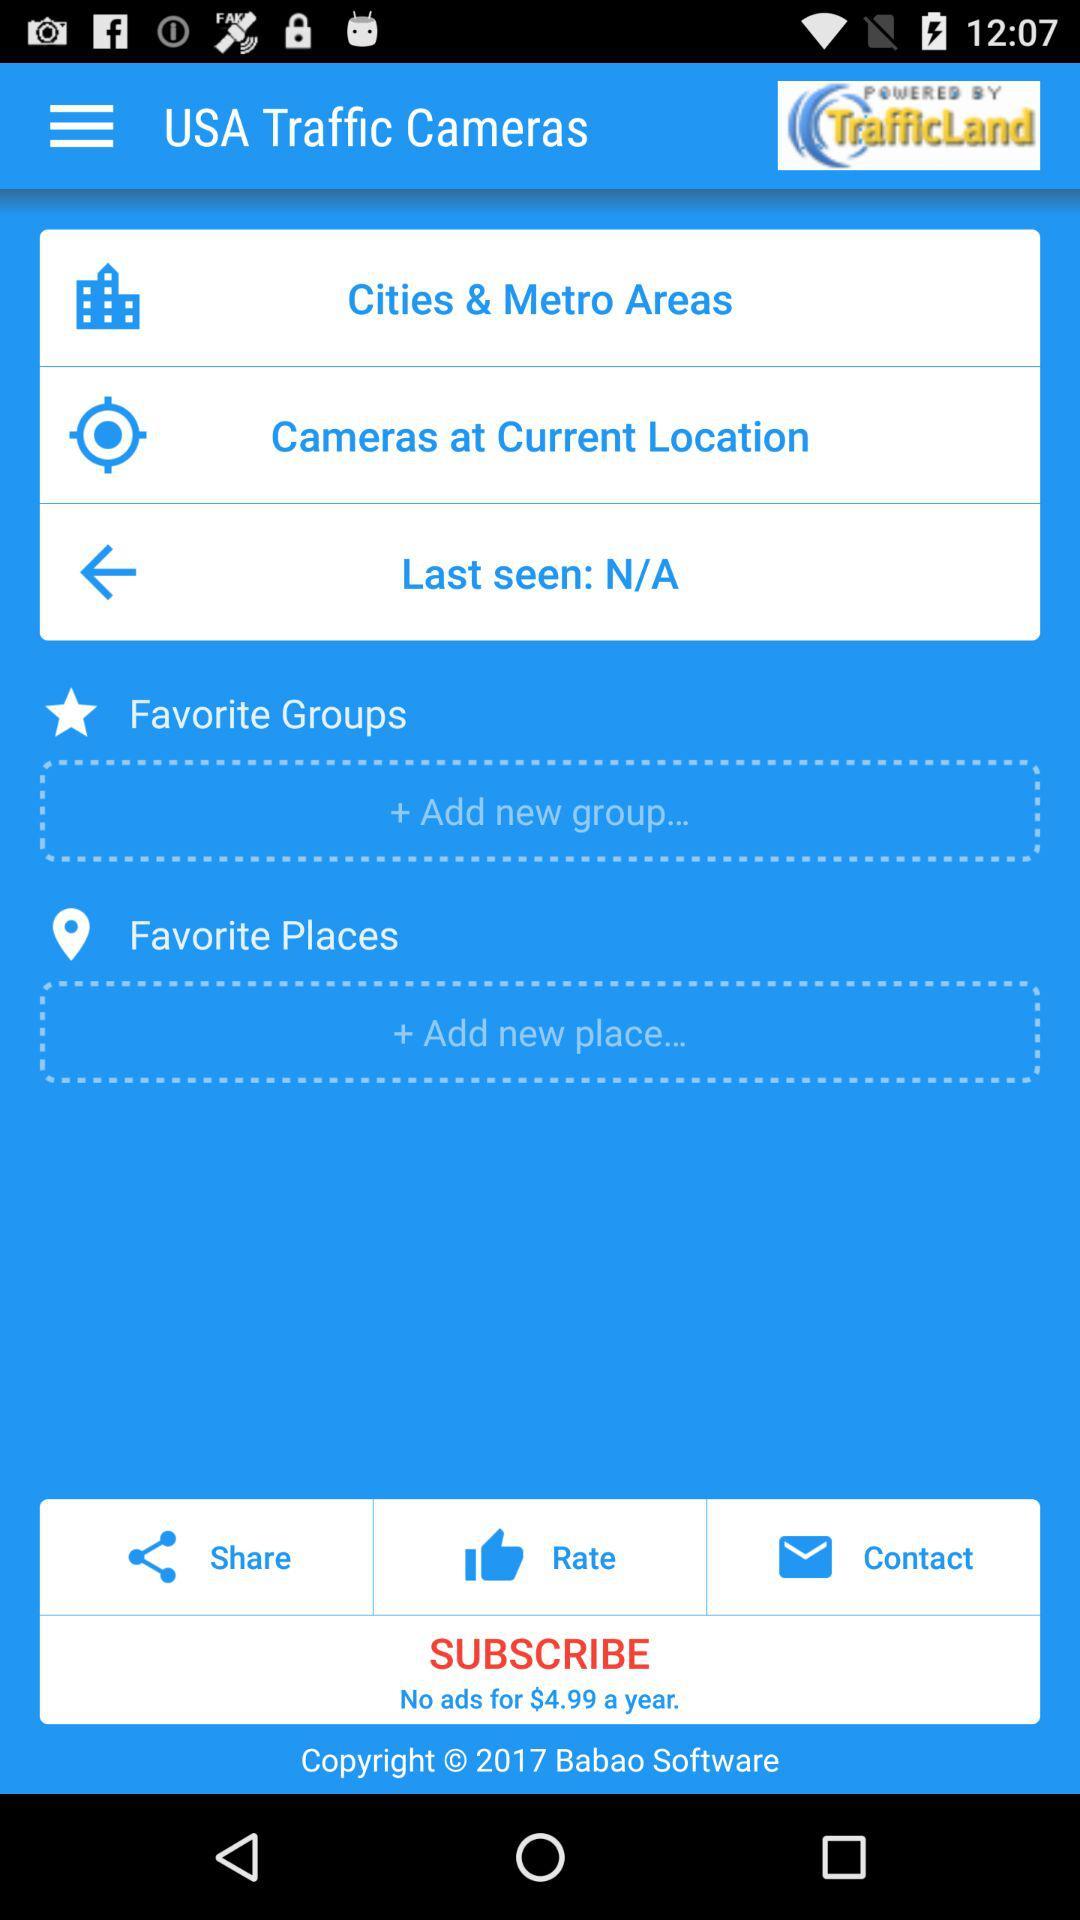 The width and height of the screenshot is (1080, 1920). Describe the element at coordinates (108, 571) in the screenshot. I see `item next to the last seen n item` at that location.